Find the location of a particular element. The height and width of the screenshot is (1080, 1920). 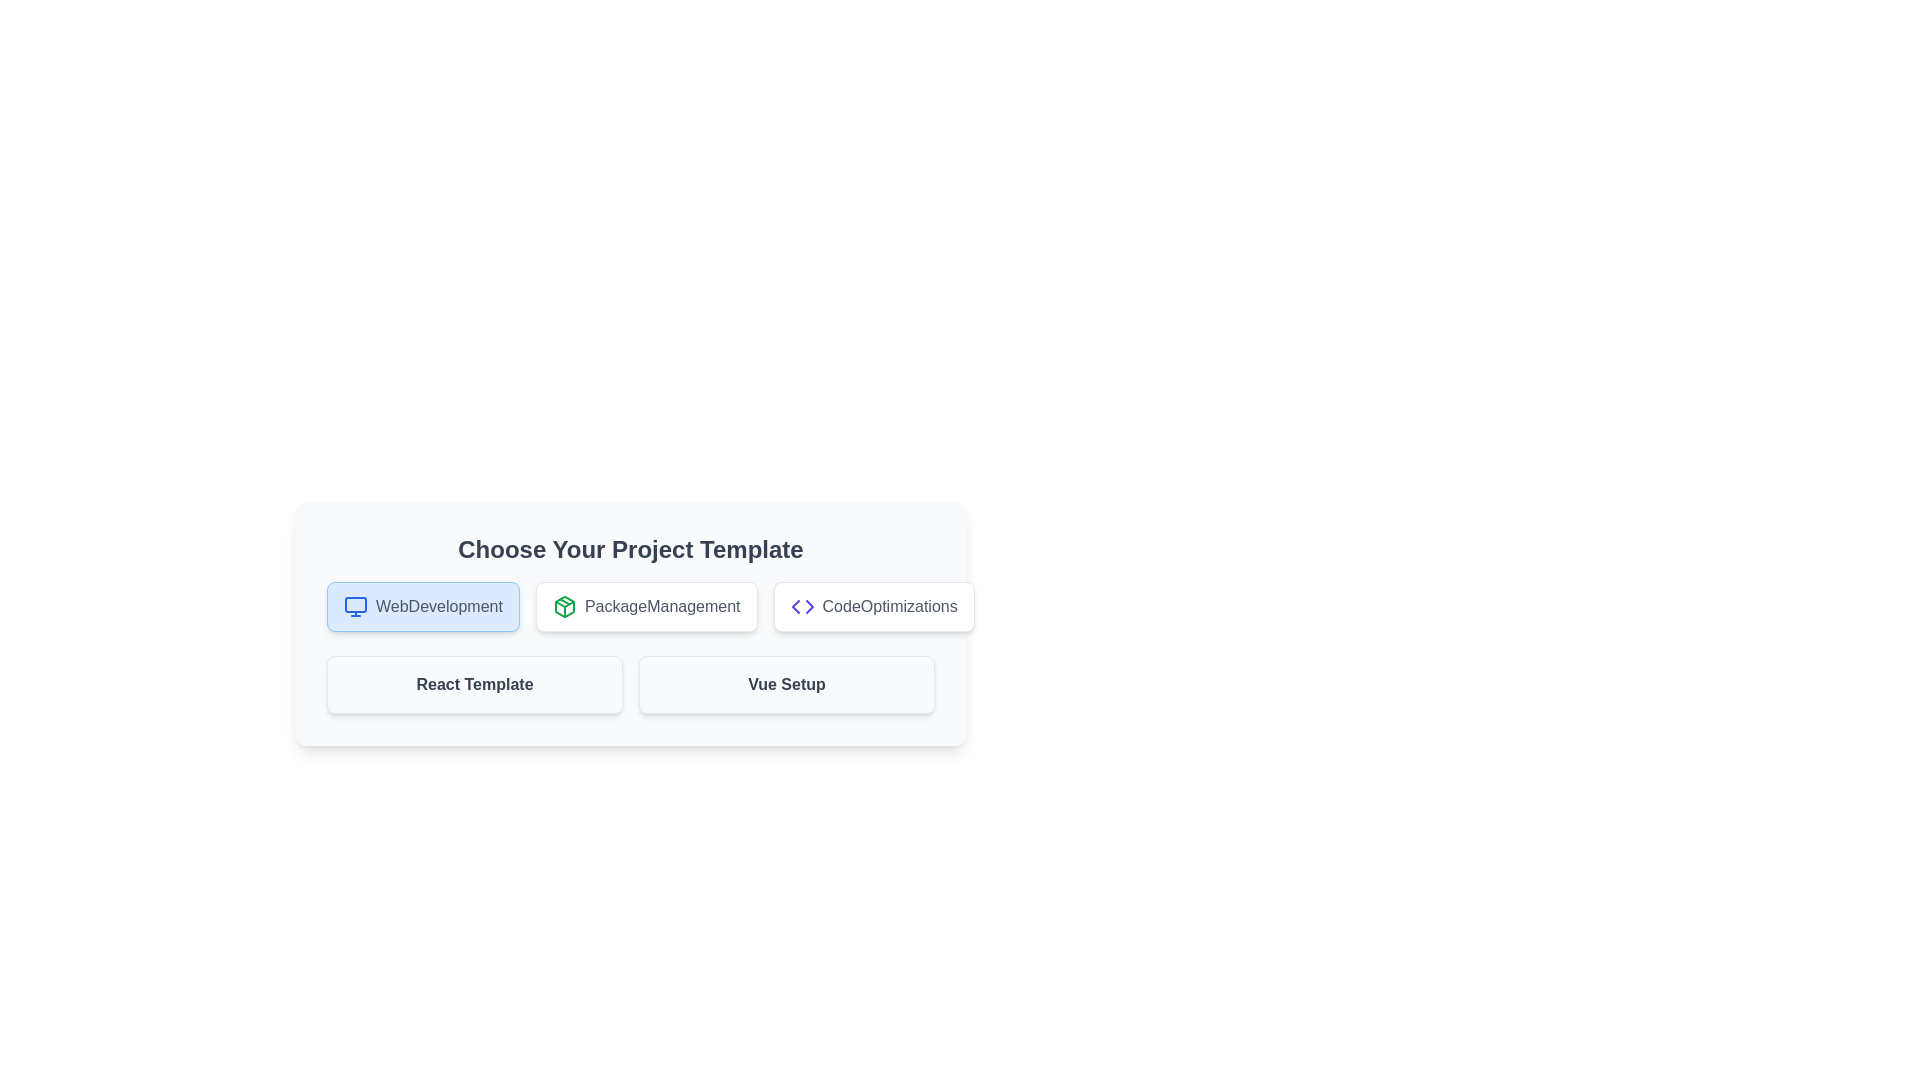

the 'WebDevelopment' button, which is a light blue rectangular button with rounded corners, featuring a computer display icon and gray text is located at coordinates (422, 605).